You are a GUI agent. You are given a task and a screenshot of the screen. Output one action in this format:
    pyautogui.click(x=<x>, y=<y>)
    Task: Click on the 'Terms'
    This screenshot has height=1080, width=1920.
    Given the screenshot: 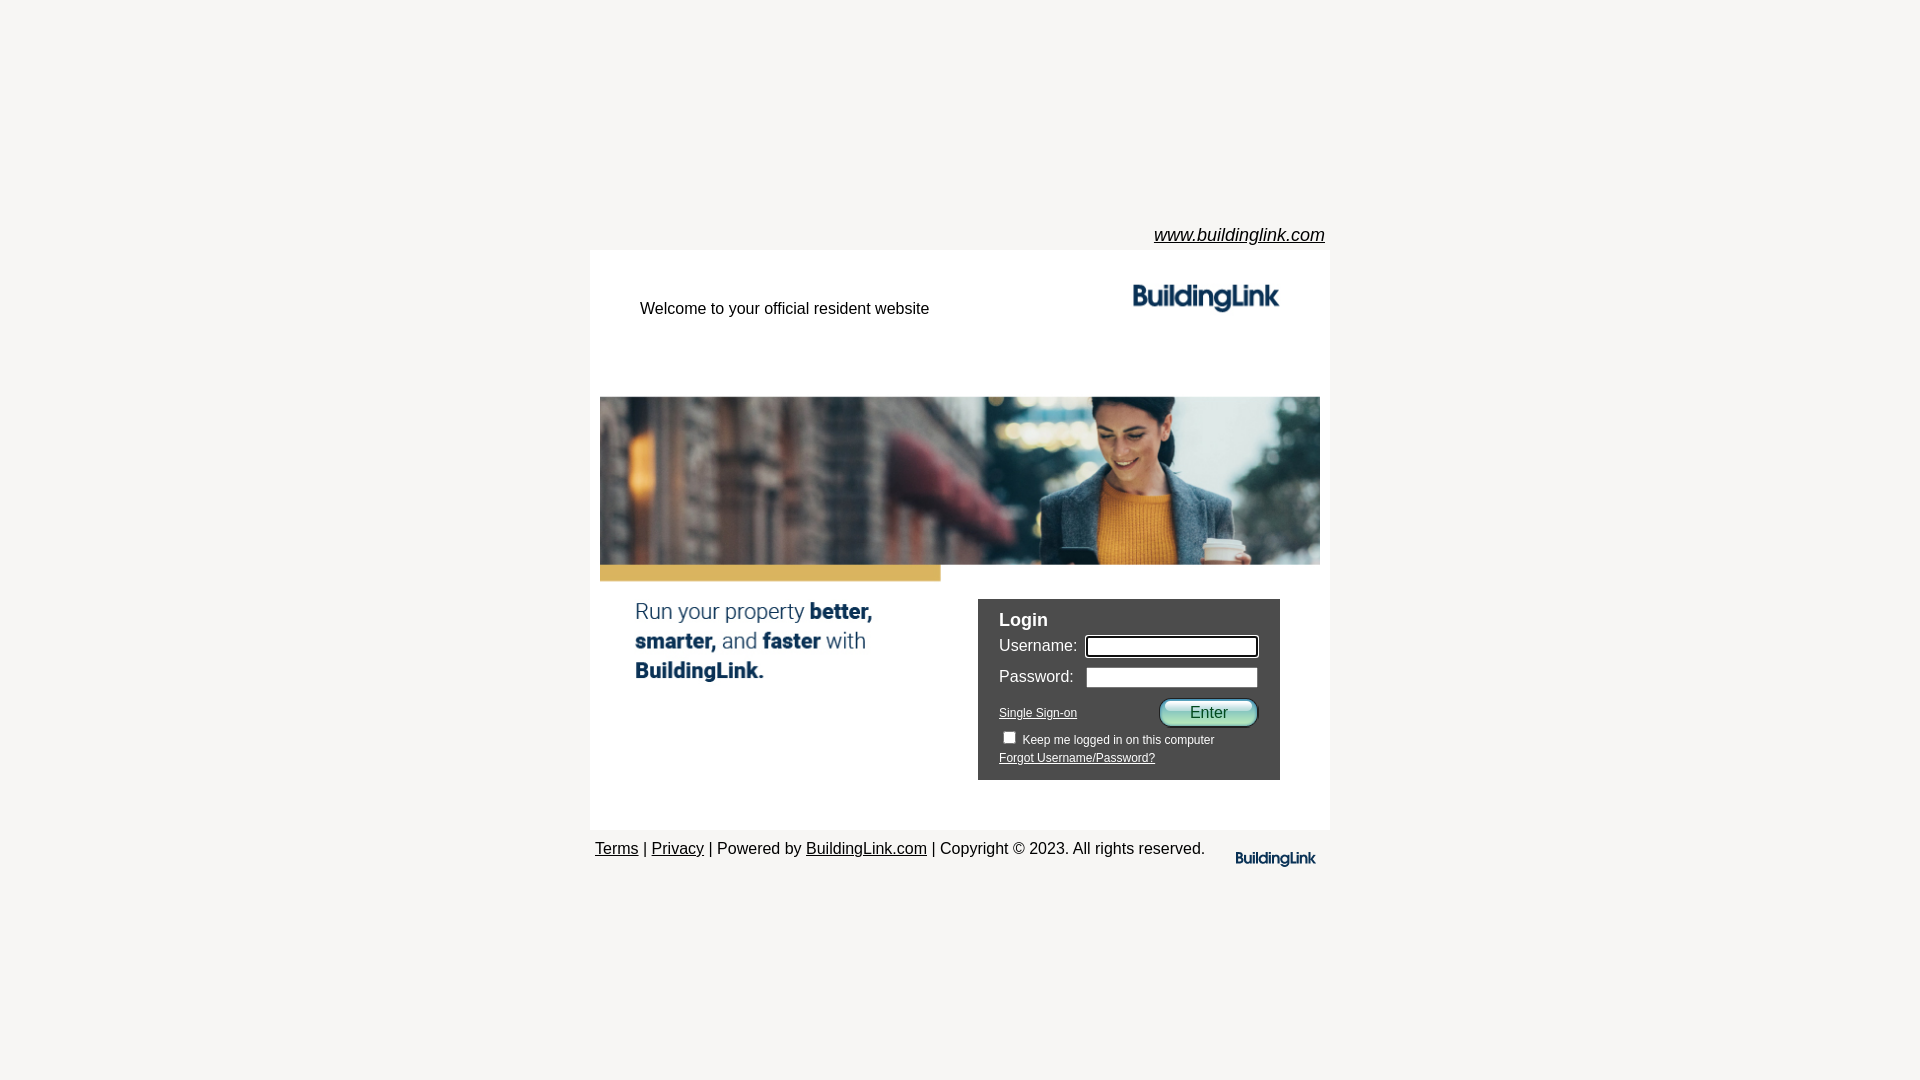 What is the action you would take?
    pyautogui.click(x=616, y=848)
    